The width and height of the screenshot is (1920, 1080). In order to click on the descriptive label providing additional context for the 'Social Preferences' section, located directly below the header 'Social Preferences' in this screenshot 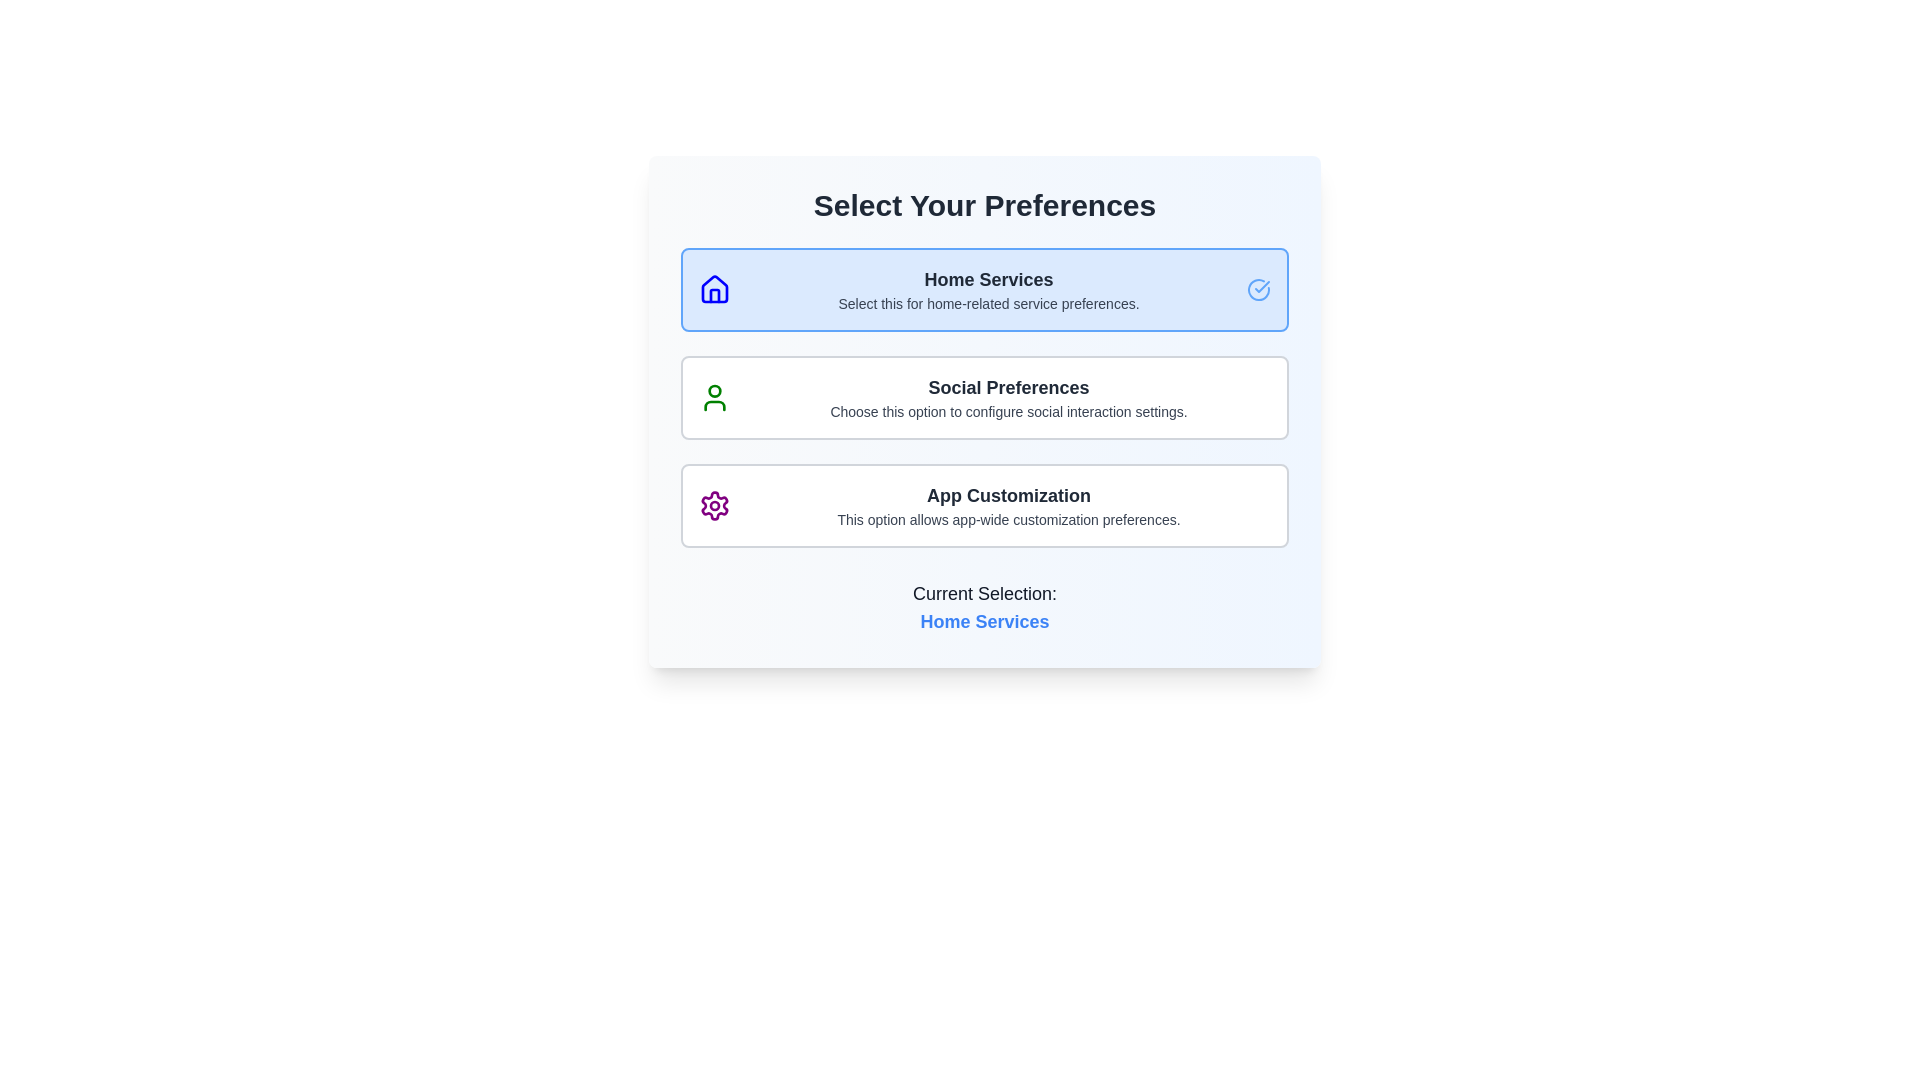, I will do `click(1008, 411)`.